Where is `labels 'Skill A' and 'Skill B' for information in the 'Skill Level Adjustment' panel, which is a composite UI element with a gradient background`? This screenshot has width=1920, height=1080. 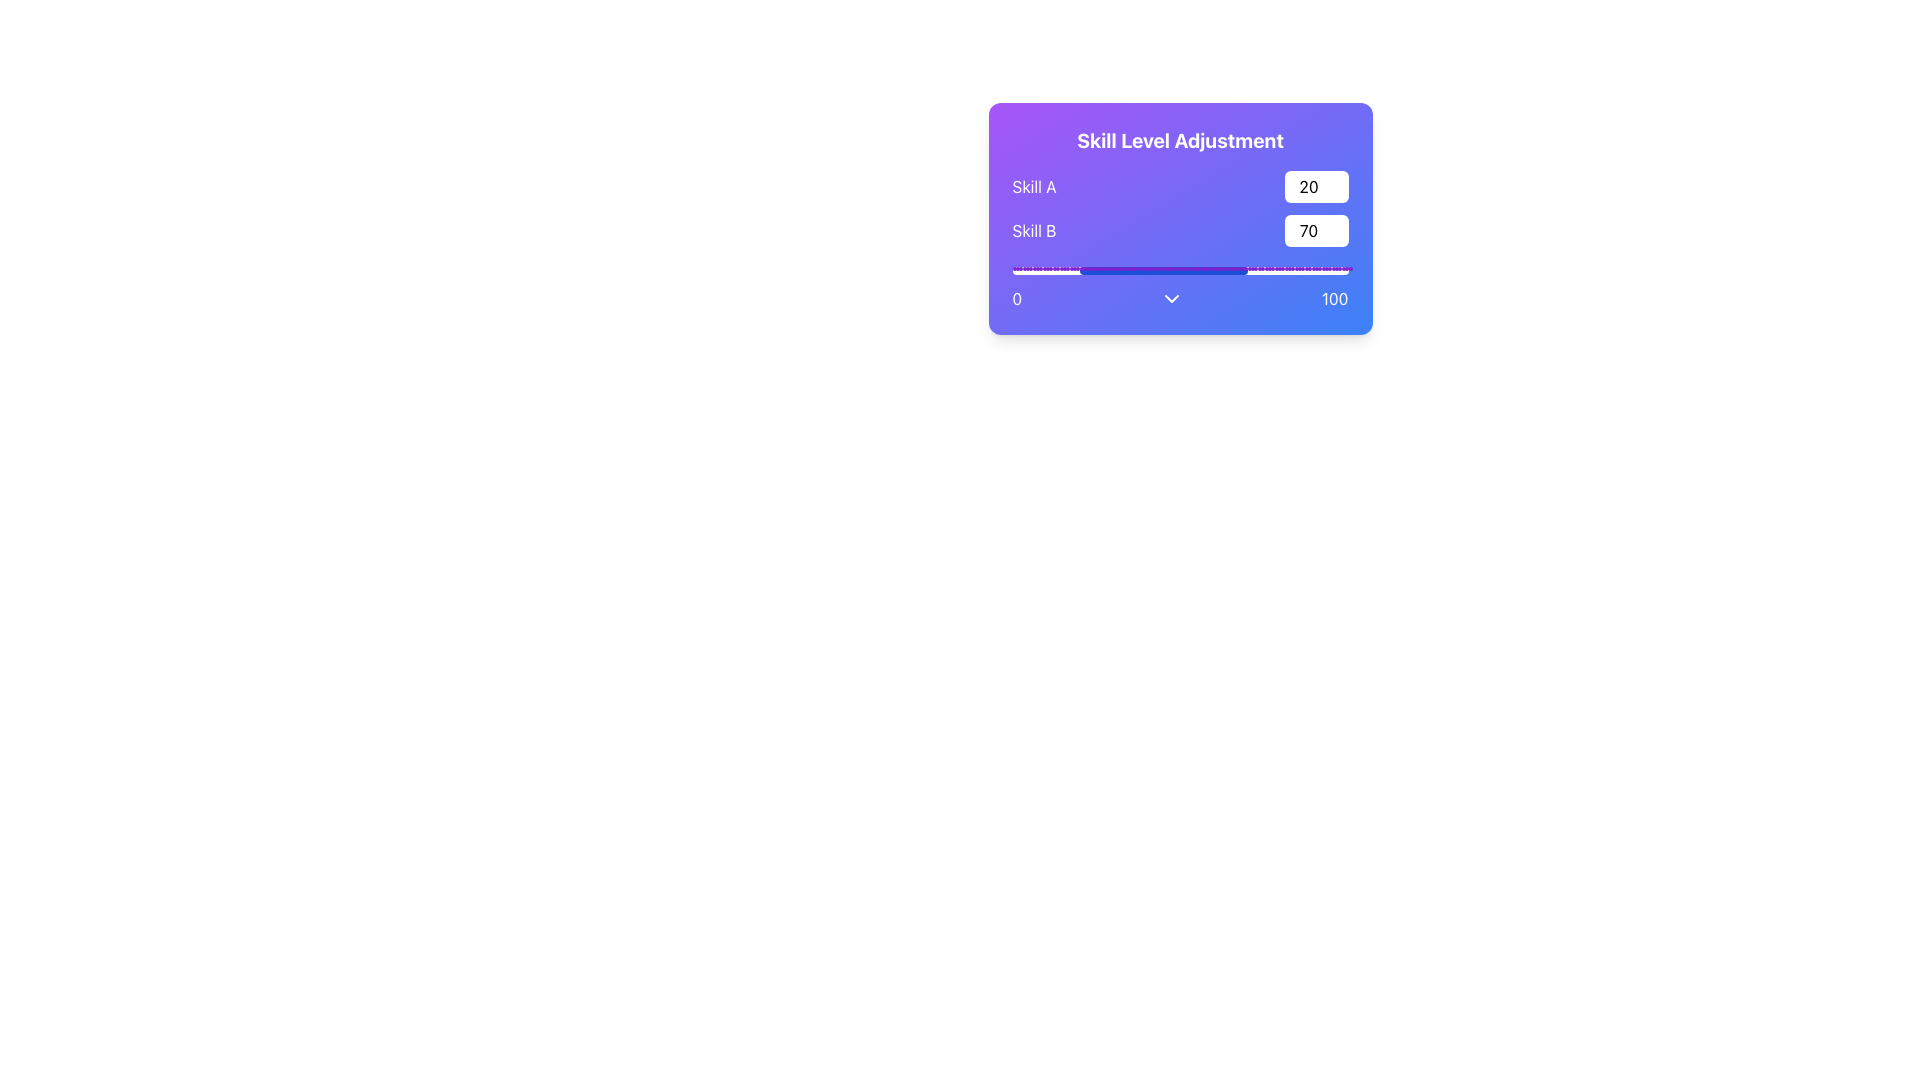
labels 'Skill A' and 'Skill B' for information in the 'Skill Level Adjustment' panel, which is a composite UI element with a gradient background is located at coordinates (1180, 219).